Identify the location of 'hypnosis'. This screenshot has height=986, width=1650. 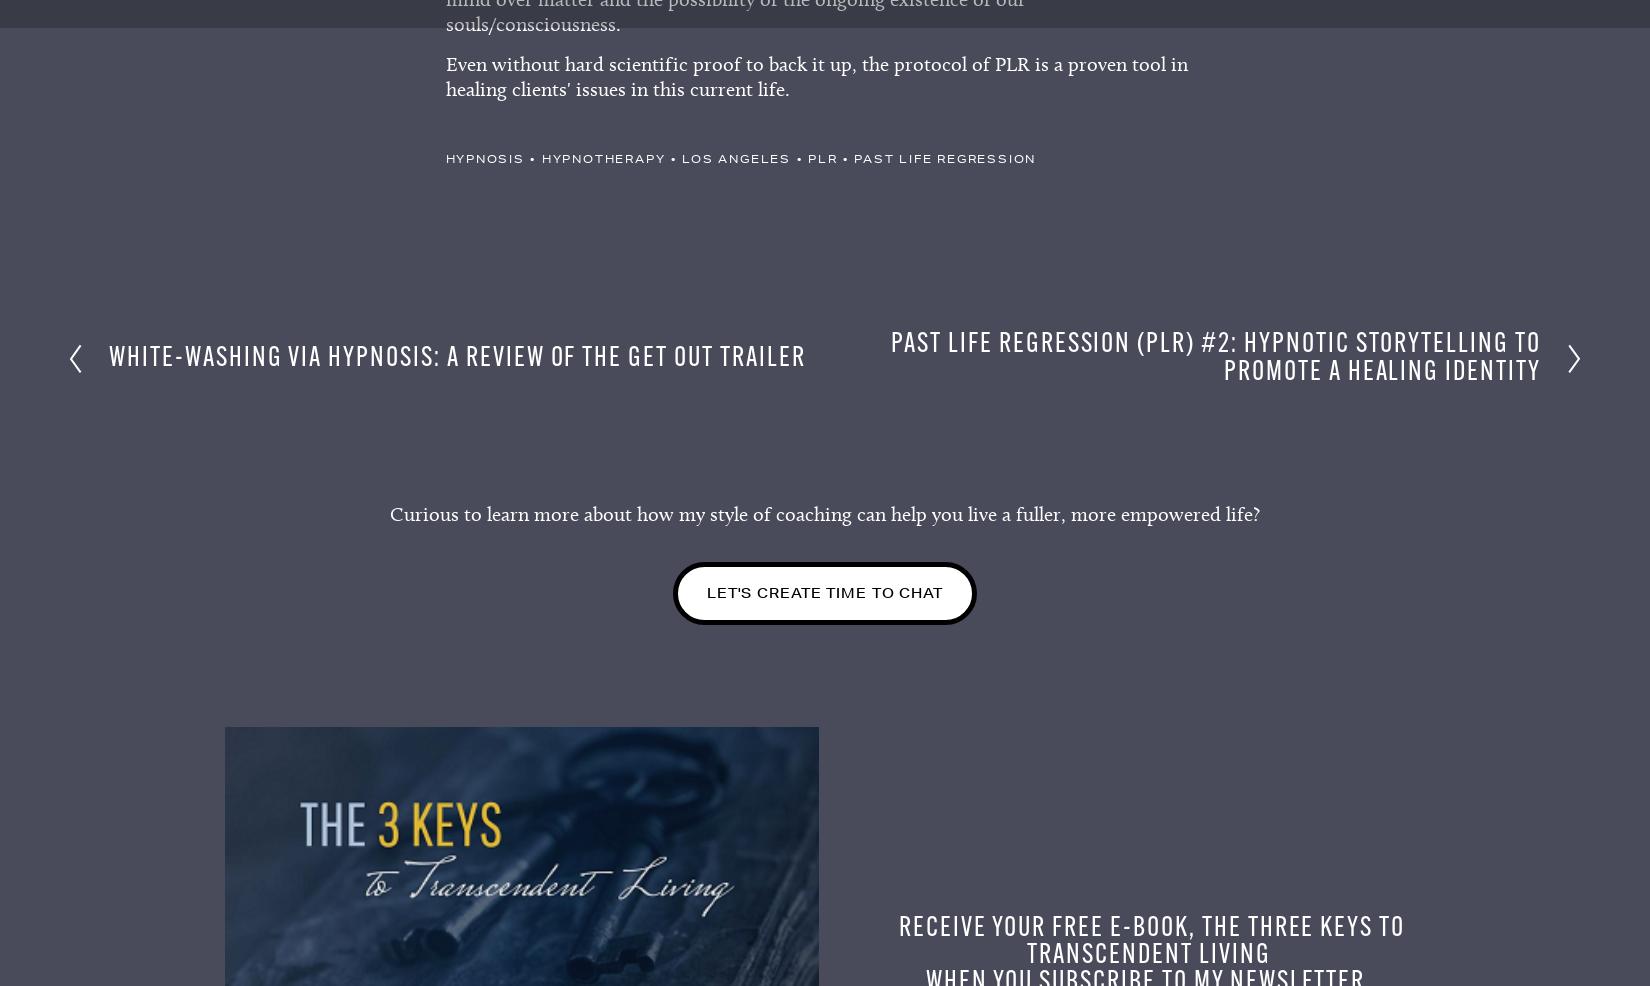
(483, 164).